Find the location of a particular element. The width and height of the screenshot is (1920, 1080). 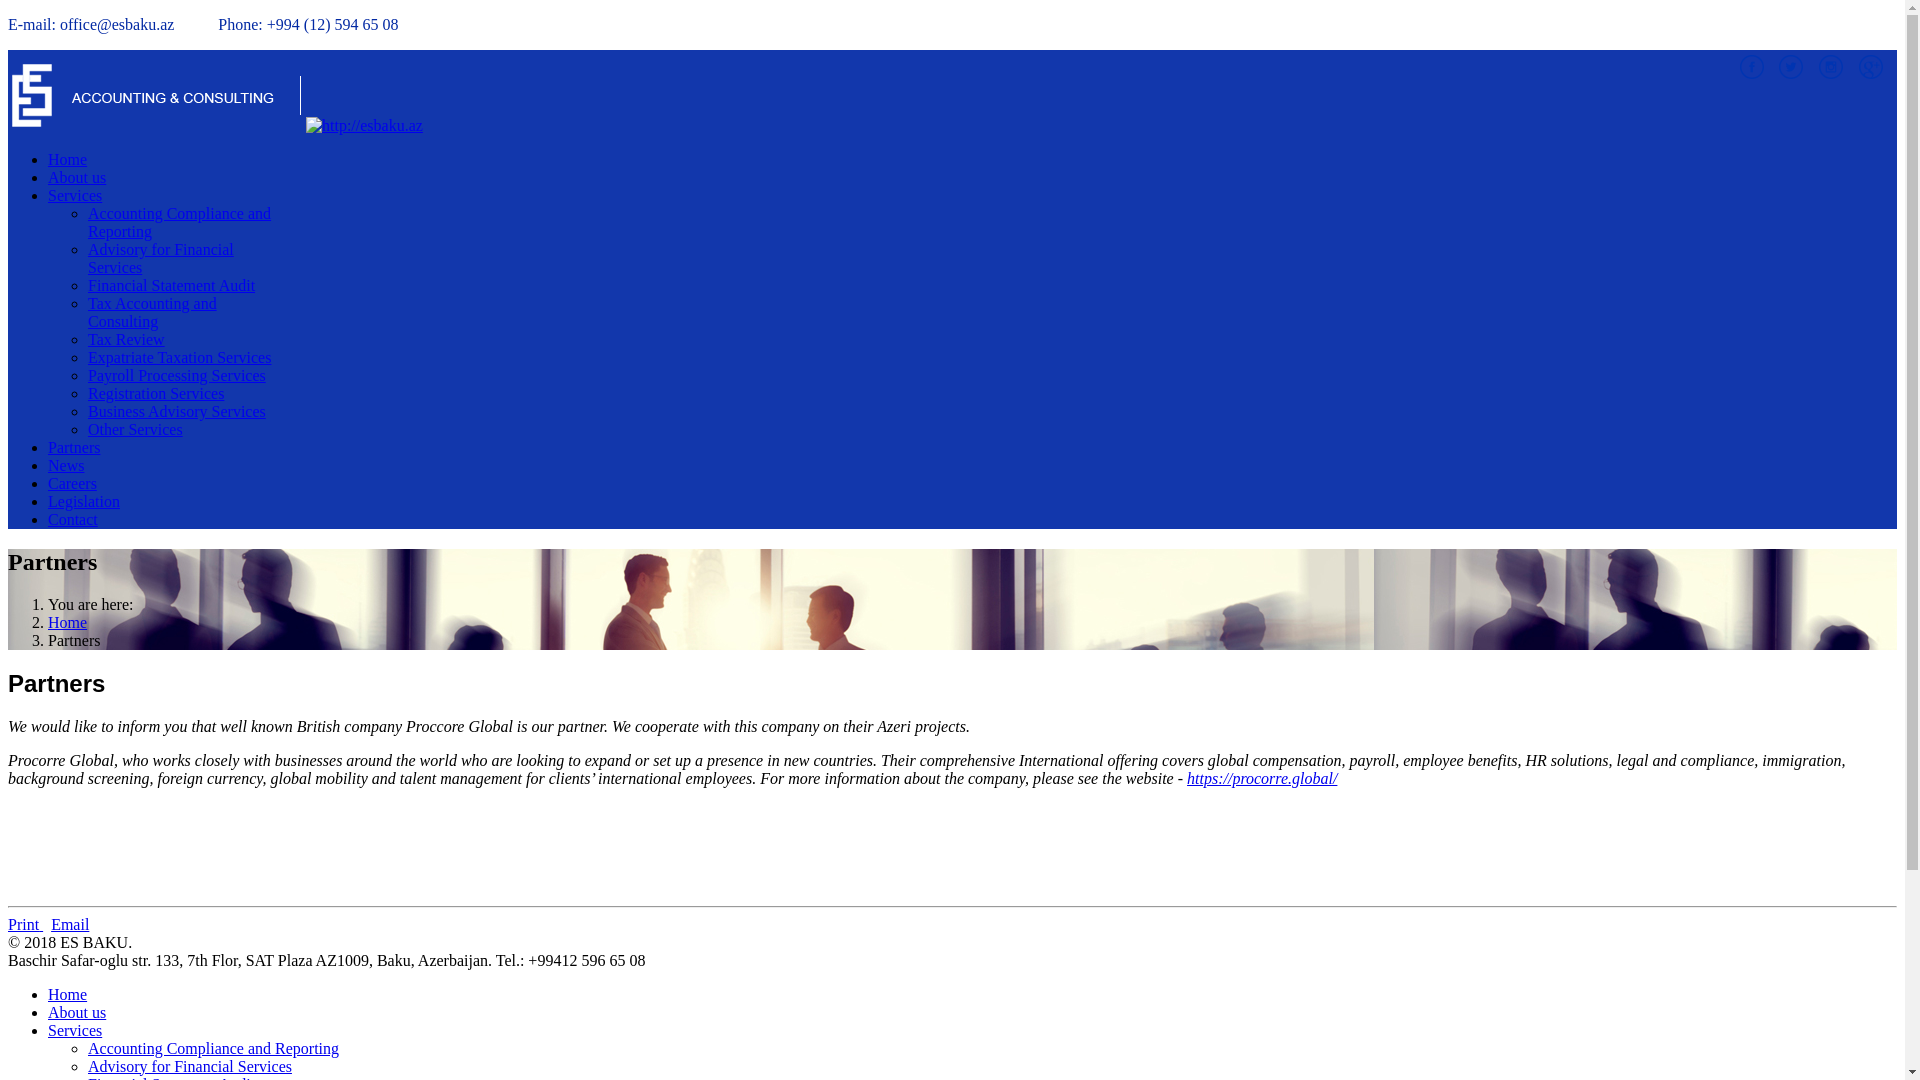

'Payroll Processing Services' is located at coordinates (177, 375).